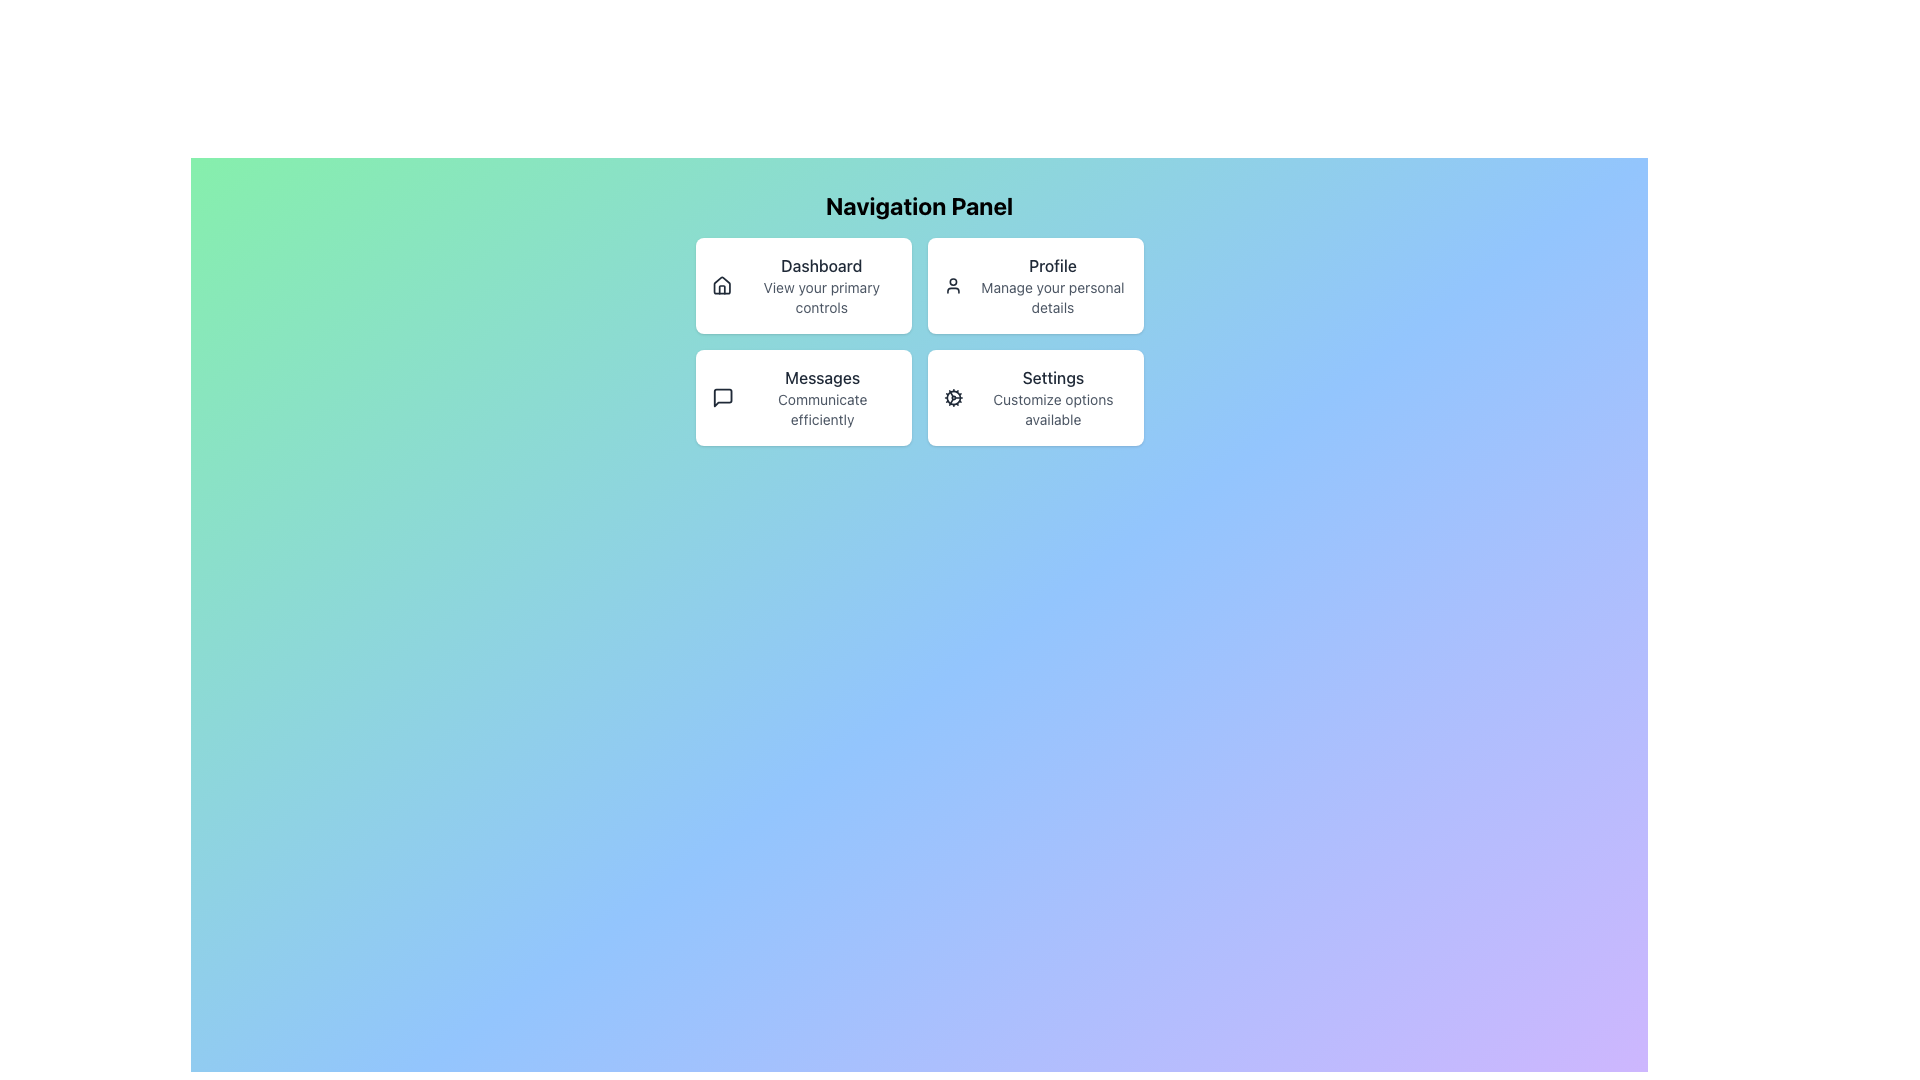  What do you see at coordinates (1035, 285) in the screenshot?
I see `the profile card button located in the top-right corner of the 2x2 grid, which features a user icon and the text 'Profile' with a subtitle 'Manage your personal details'` at bounding box center [1035, 285].